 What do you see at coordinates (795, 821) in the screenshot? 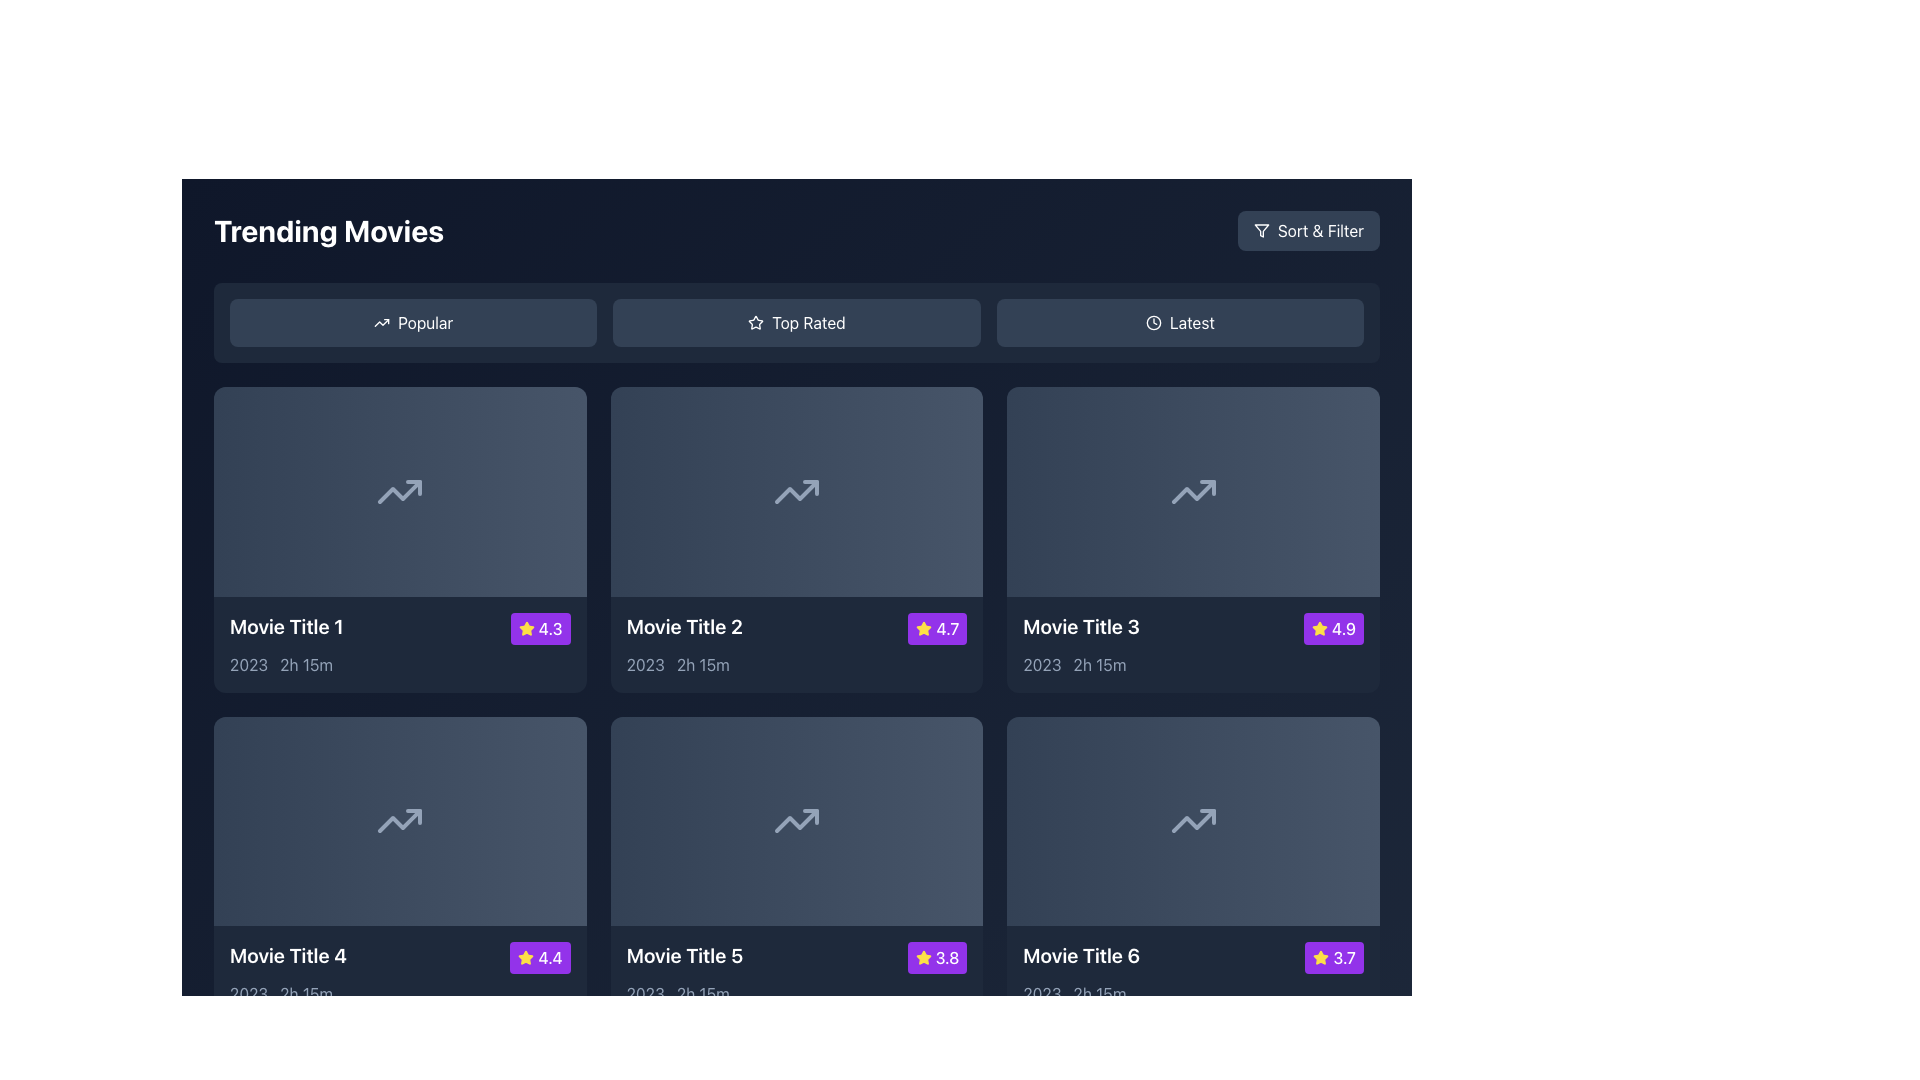
I see `the decorative icon centered within the movie card labeled 'Movie Title 5', located in the second row, second column from the right in the grid layout` at bounding box center [795, 821].